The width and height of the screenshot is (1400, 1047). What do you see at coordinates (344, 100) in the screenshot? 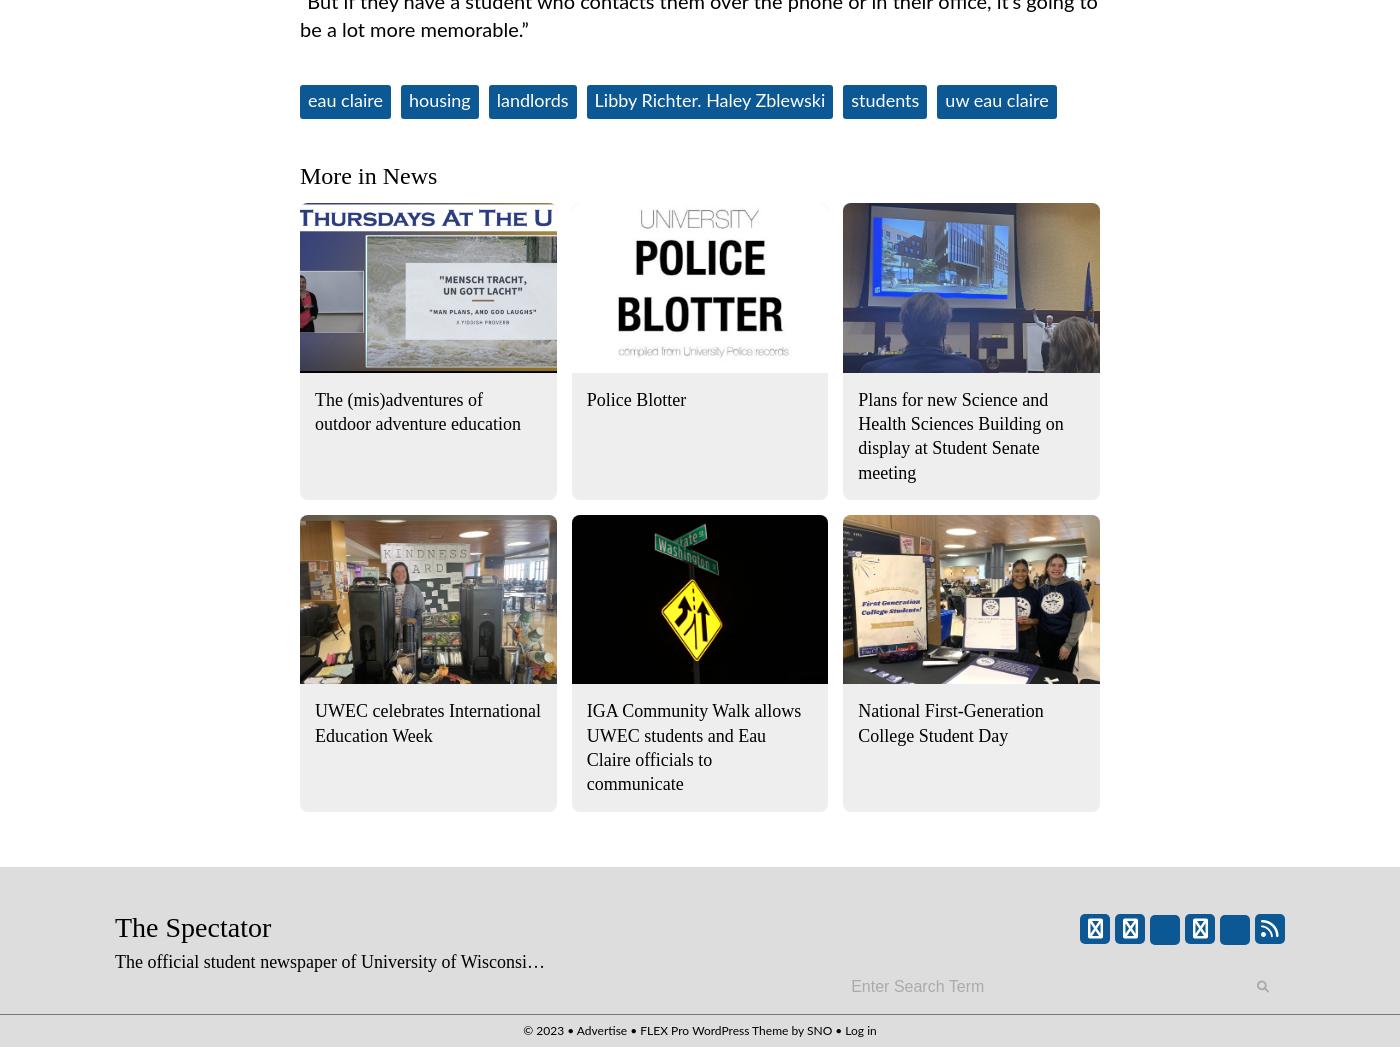
I see `'eau claire'` at bounding box center [344, 100].